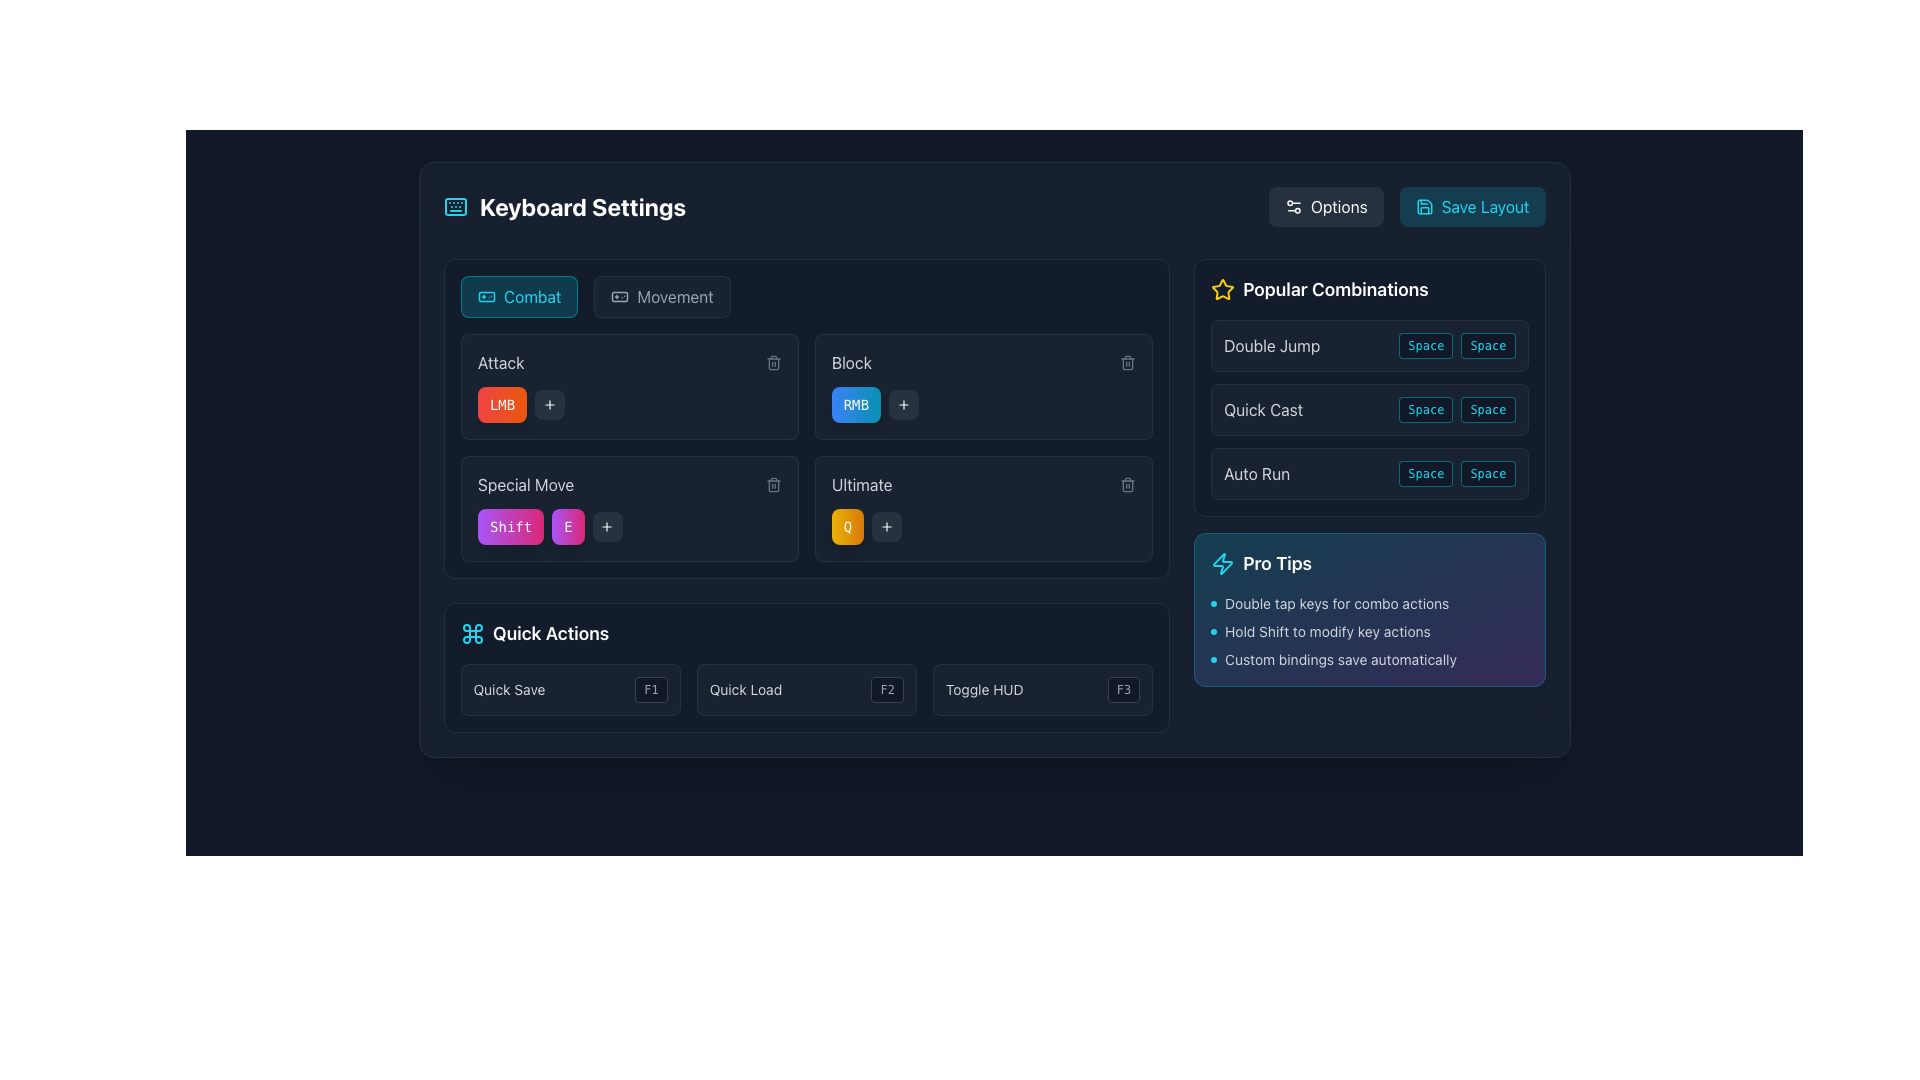  Describe the element at coordinates (1368, 388) in the screenshot. I see `the first informational module on keyboard settings that provides predefined keybinding combinations, located on the right side of the interface` at that location.